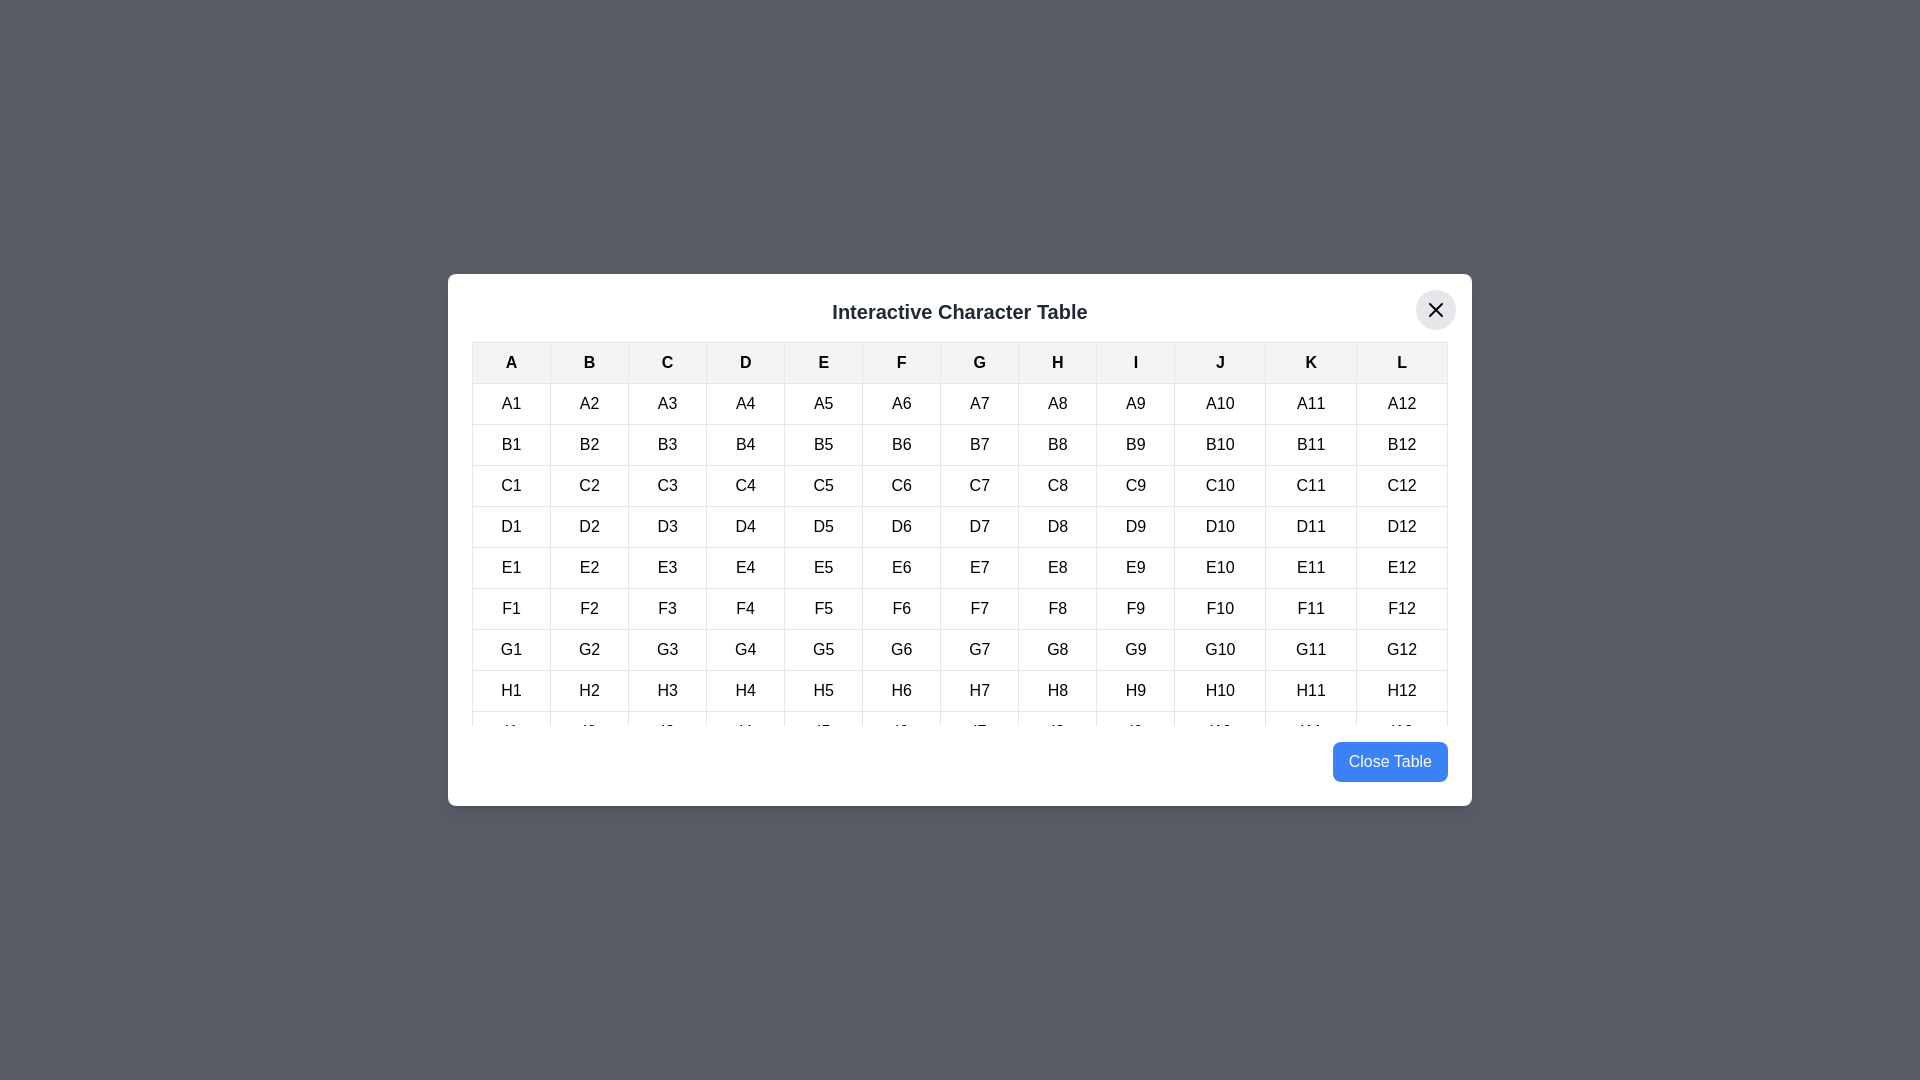 The width and height of the screenshot is (1920, 1080). What do you see at coordinates (588, 362) in the screenshot?
I see `the table header cell labeled B to highlight its column` at bounding box center [588, 362].